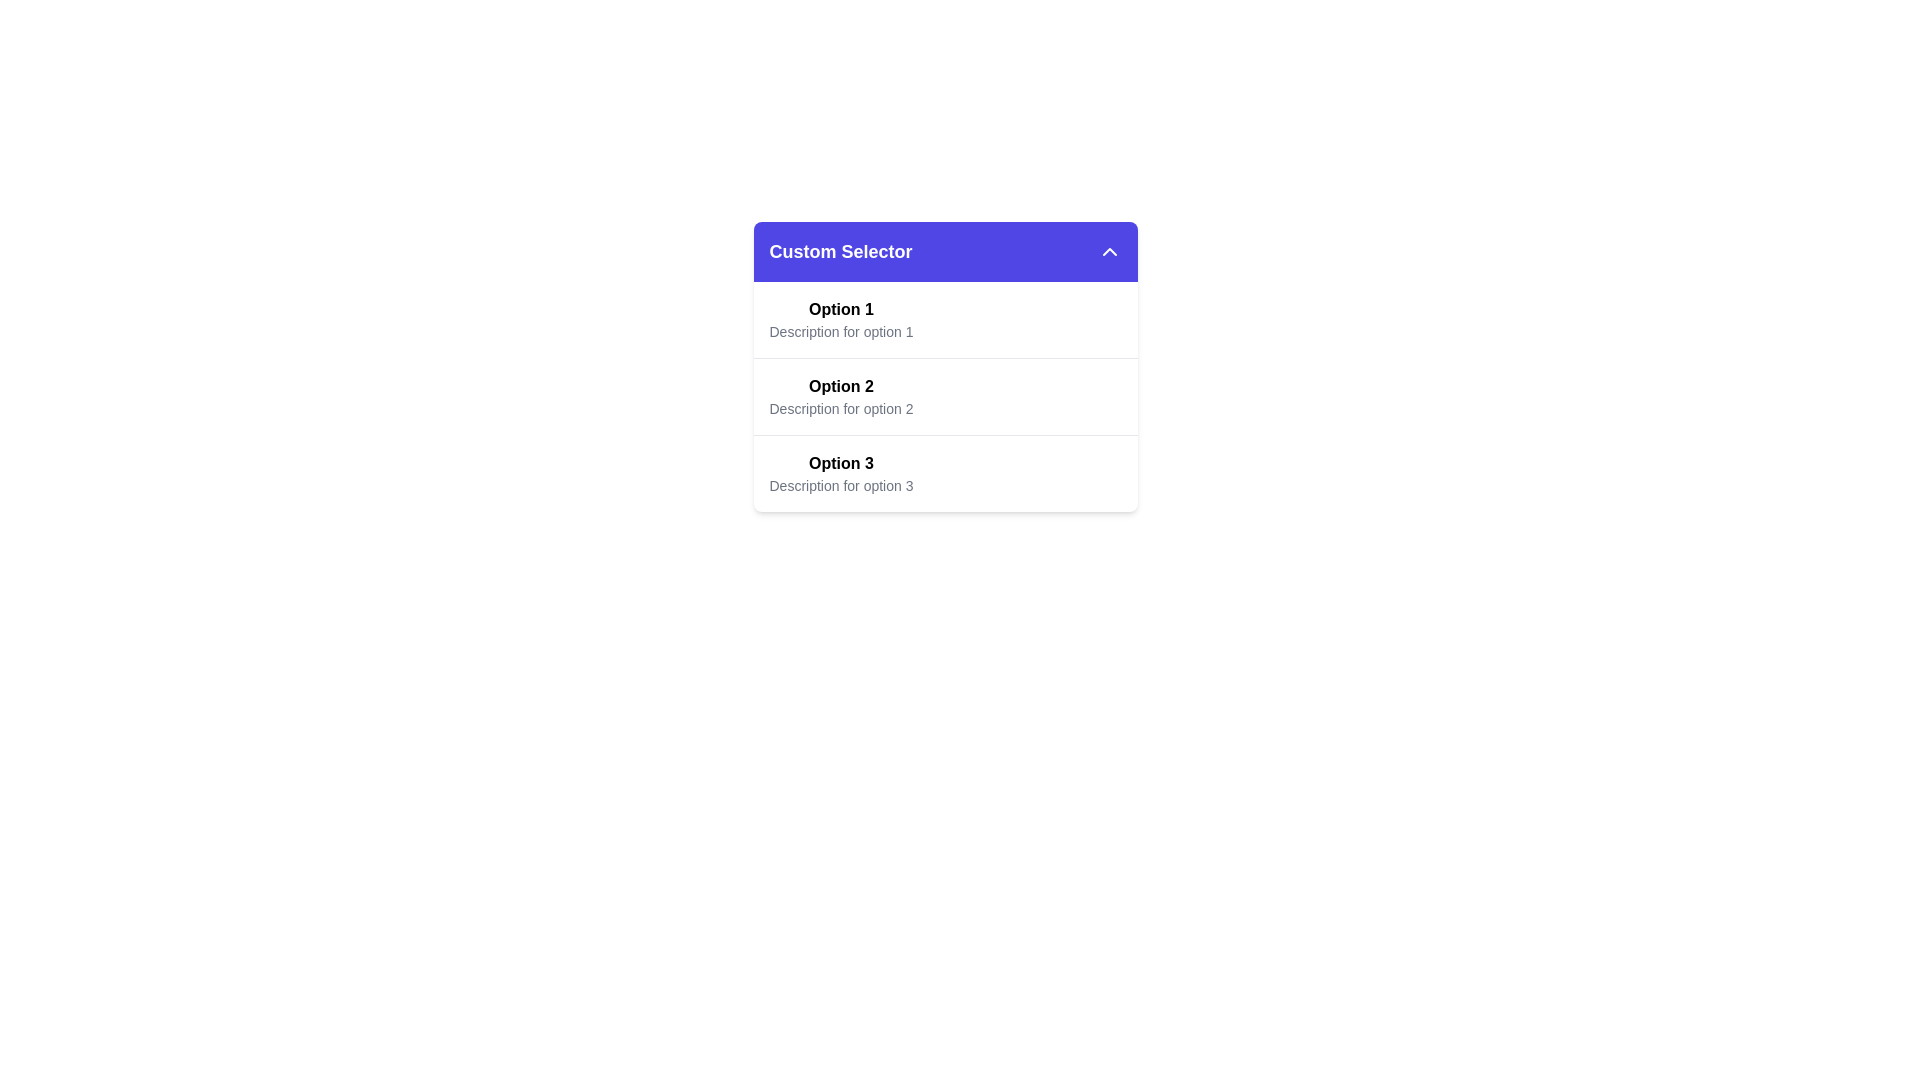  Describe the element at coordinates (944, 473) in the screenshot. I see `the third list item labeled 'Option 3' which contains a description below it` at that location.